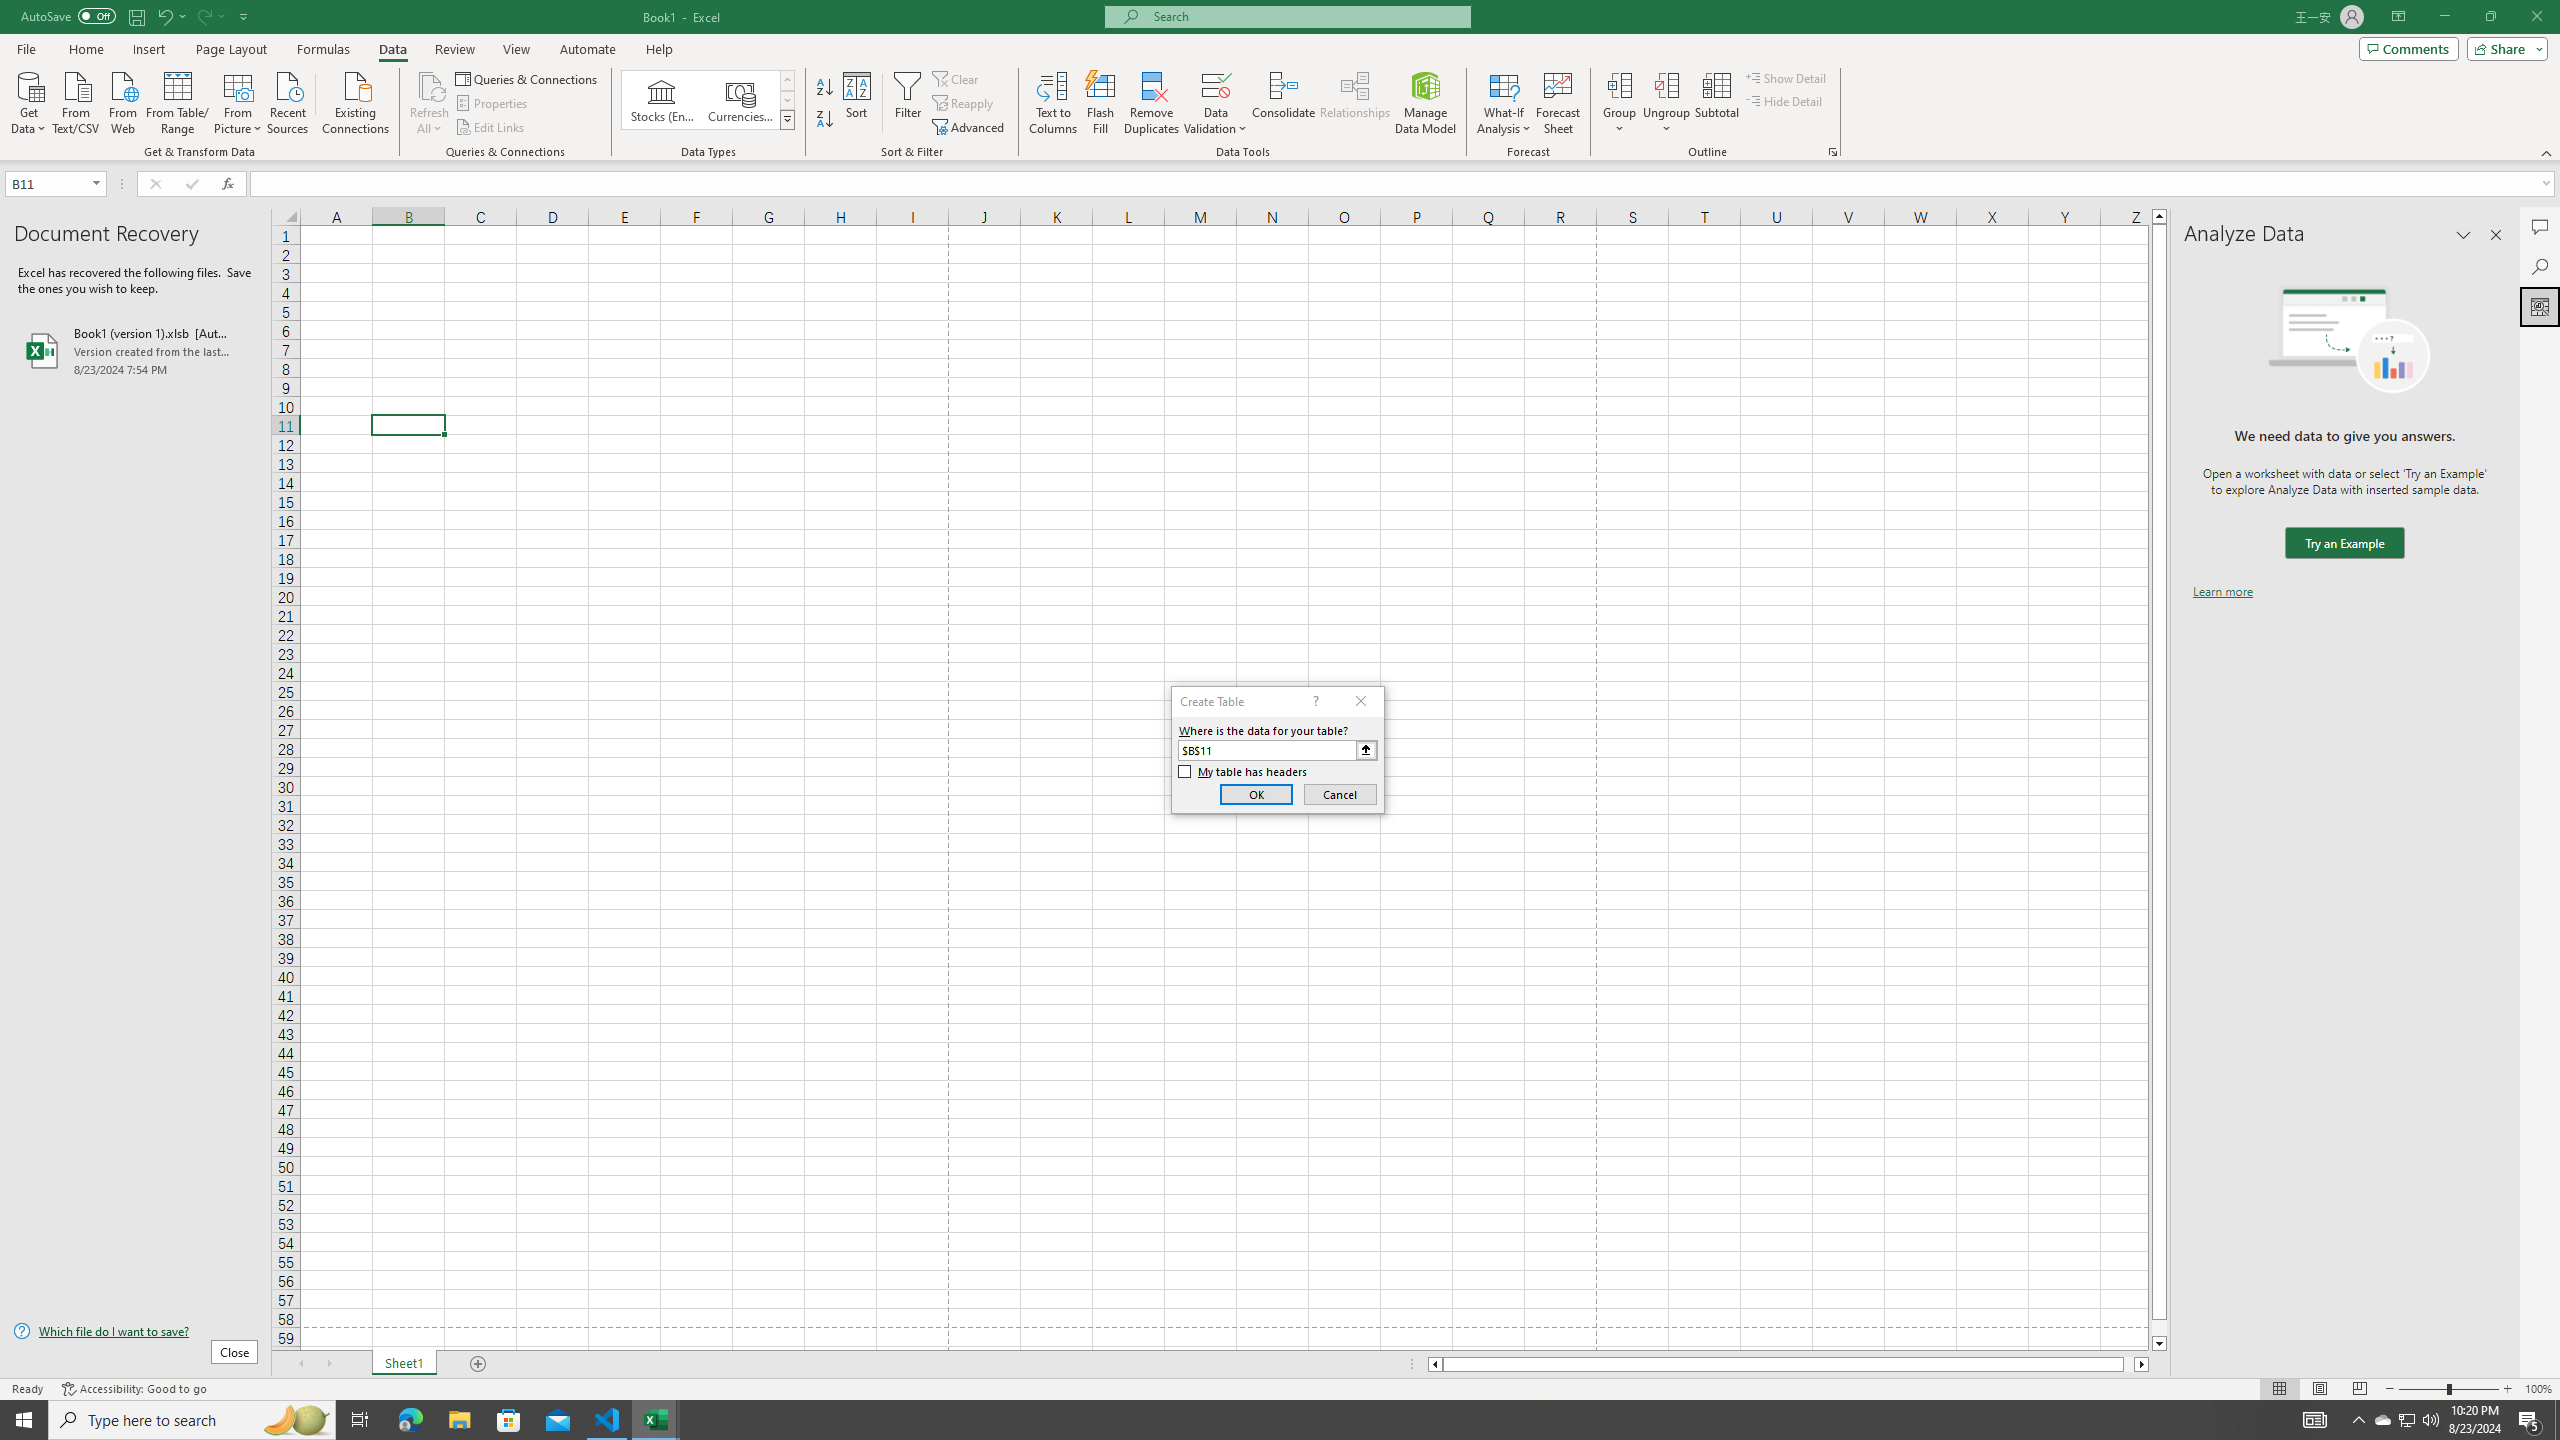  What do you see at coordinates (2159, 1344) in the screenshot?
I see `'Line down'` at bounding box center [2159, 1344].